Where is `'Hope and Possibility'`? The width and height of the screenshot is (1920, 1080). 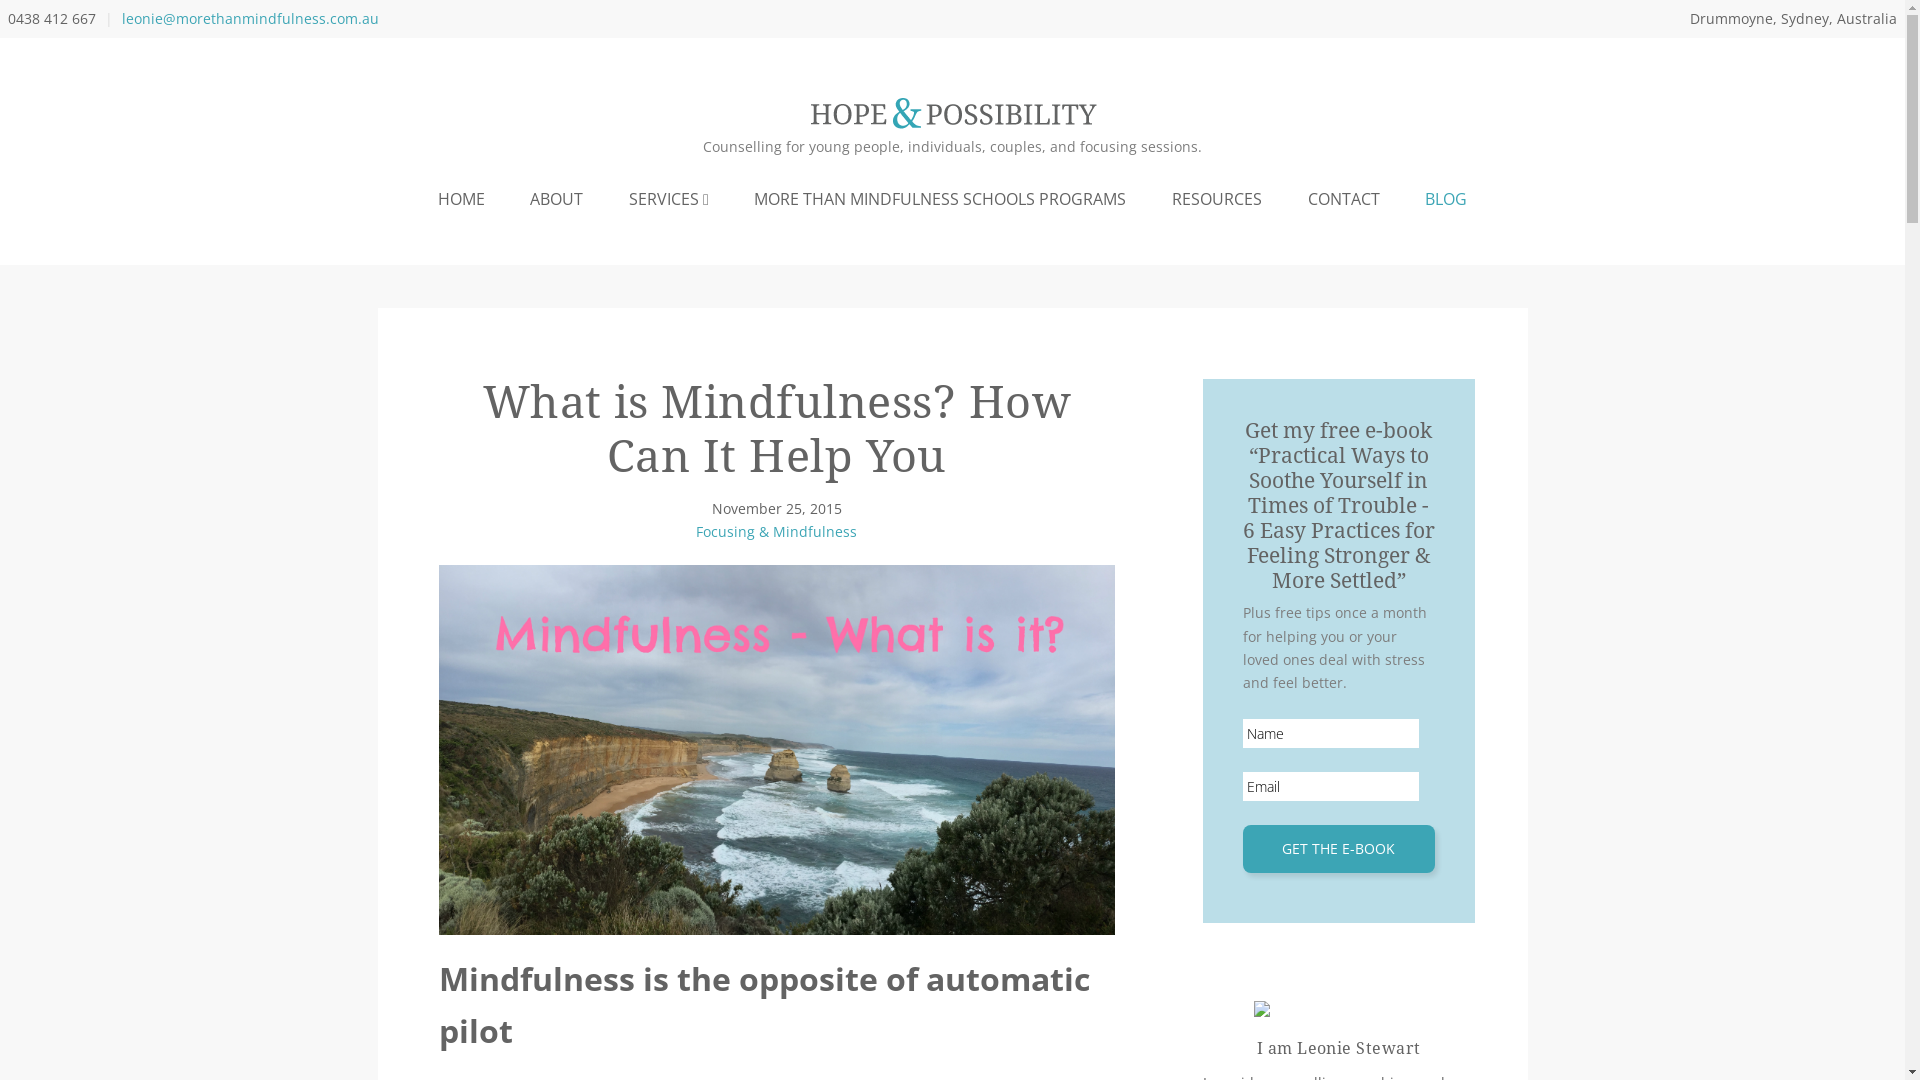
'Hope and Possibility' is located at coordinates (950, 123).